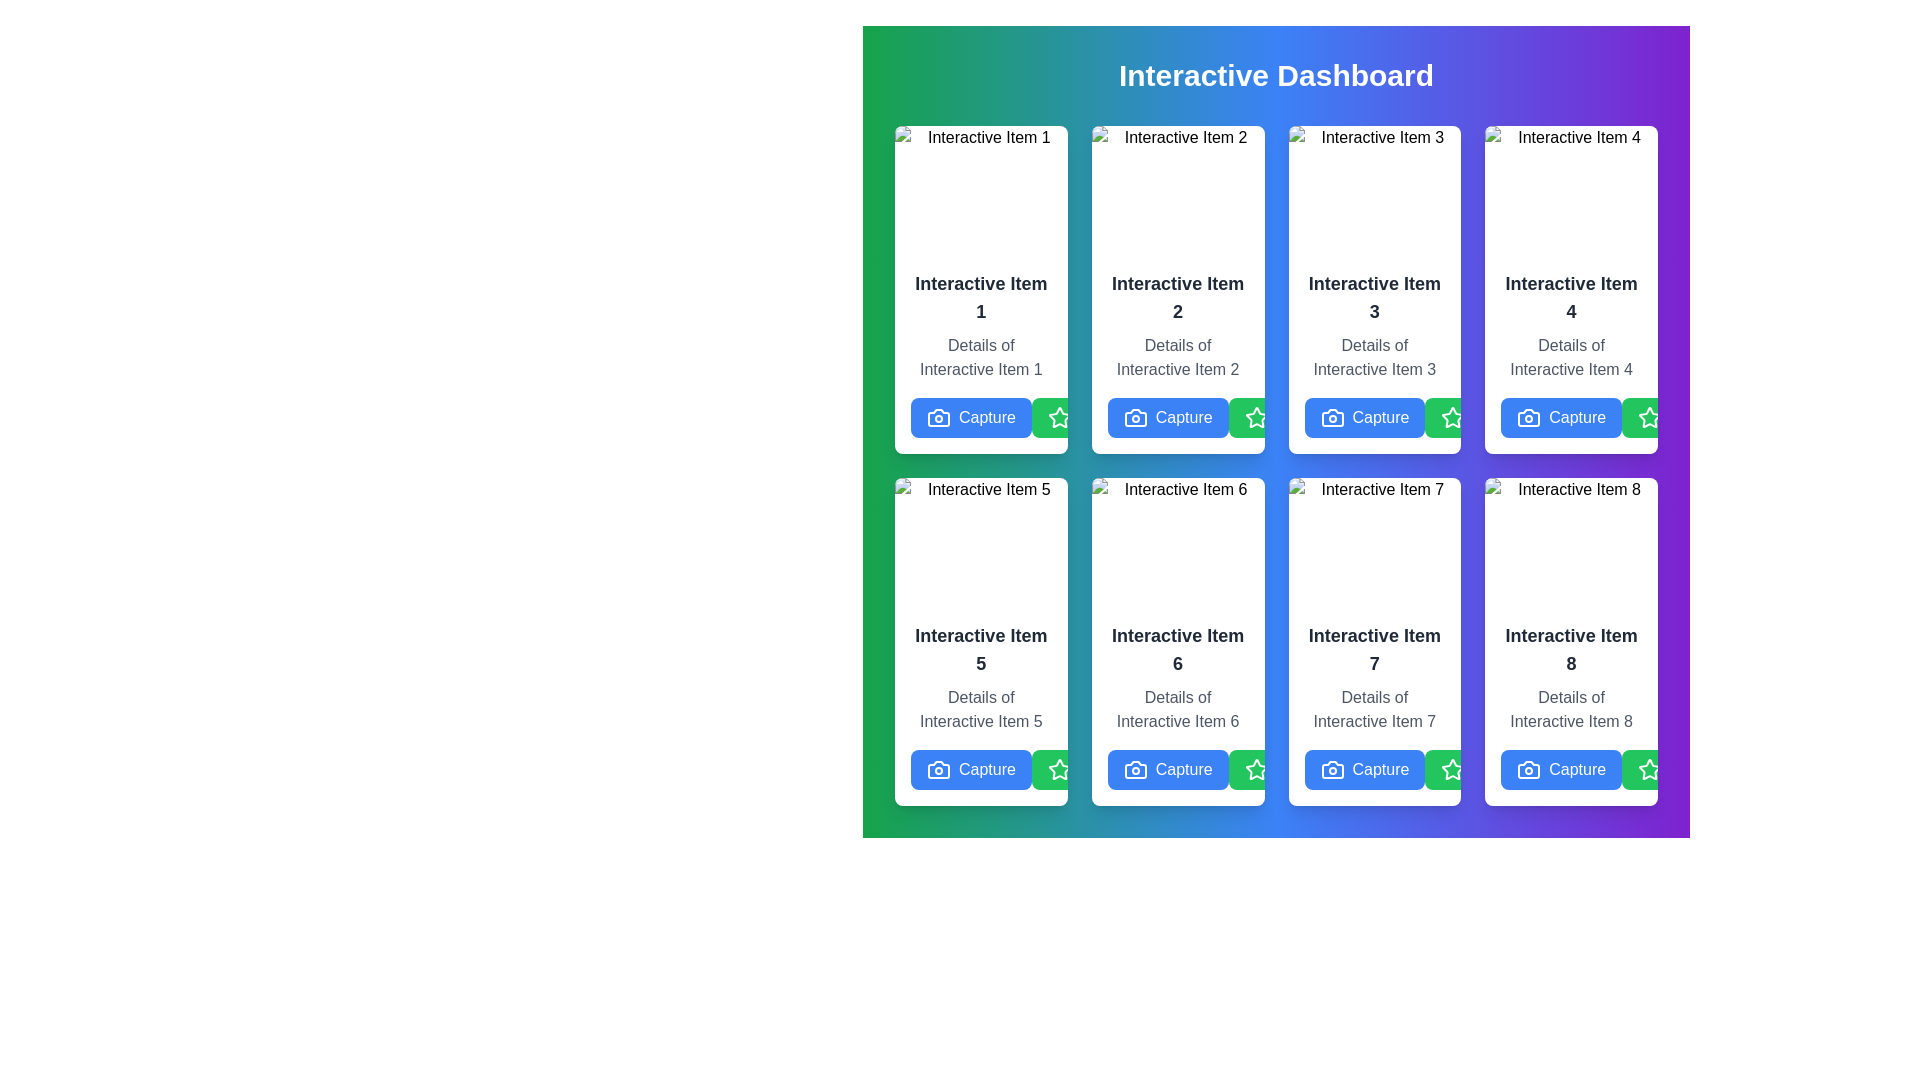 Image resolution: width=1920 pixels, height=1080 pixels. Describe the element at coordinates (1650, 768) in the screenshot. I see `the star-shaped icon with a green fill and black outline located in the bottom-right corner of 'Interactive Item 8' to mark it as a favorite` at that location.